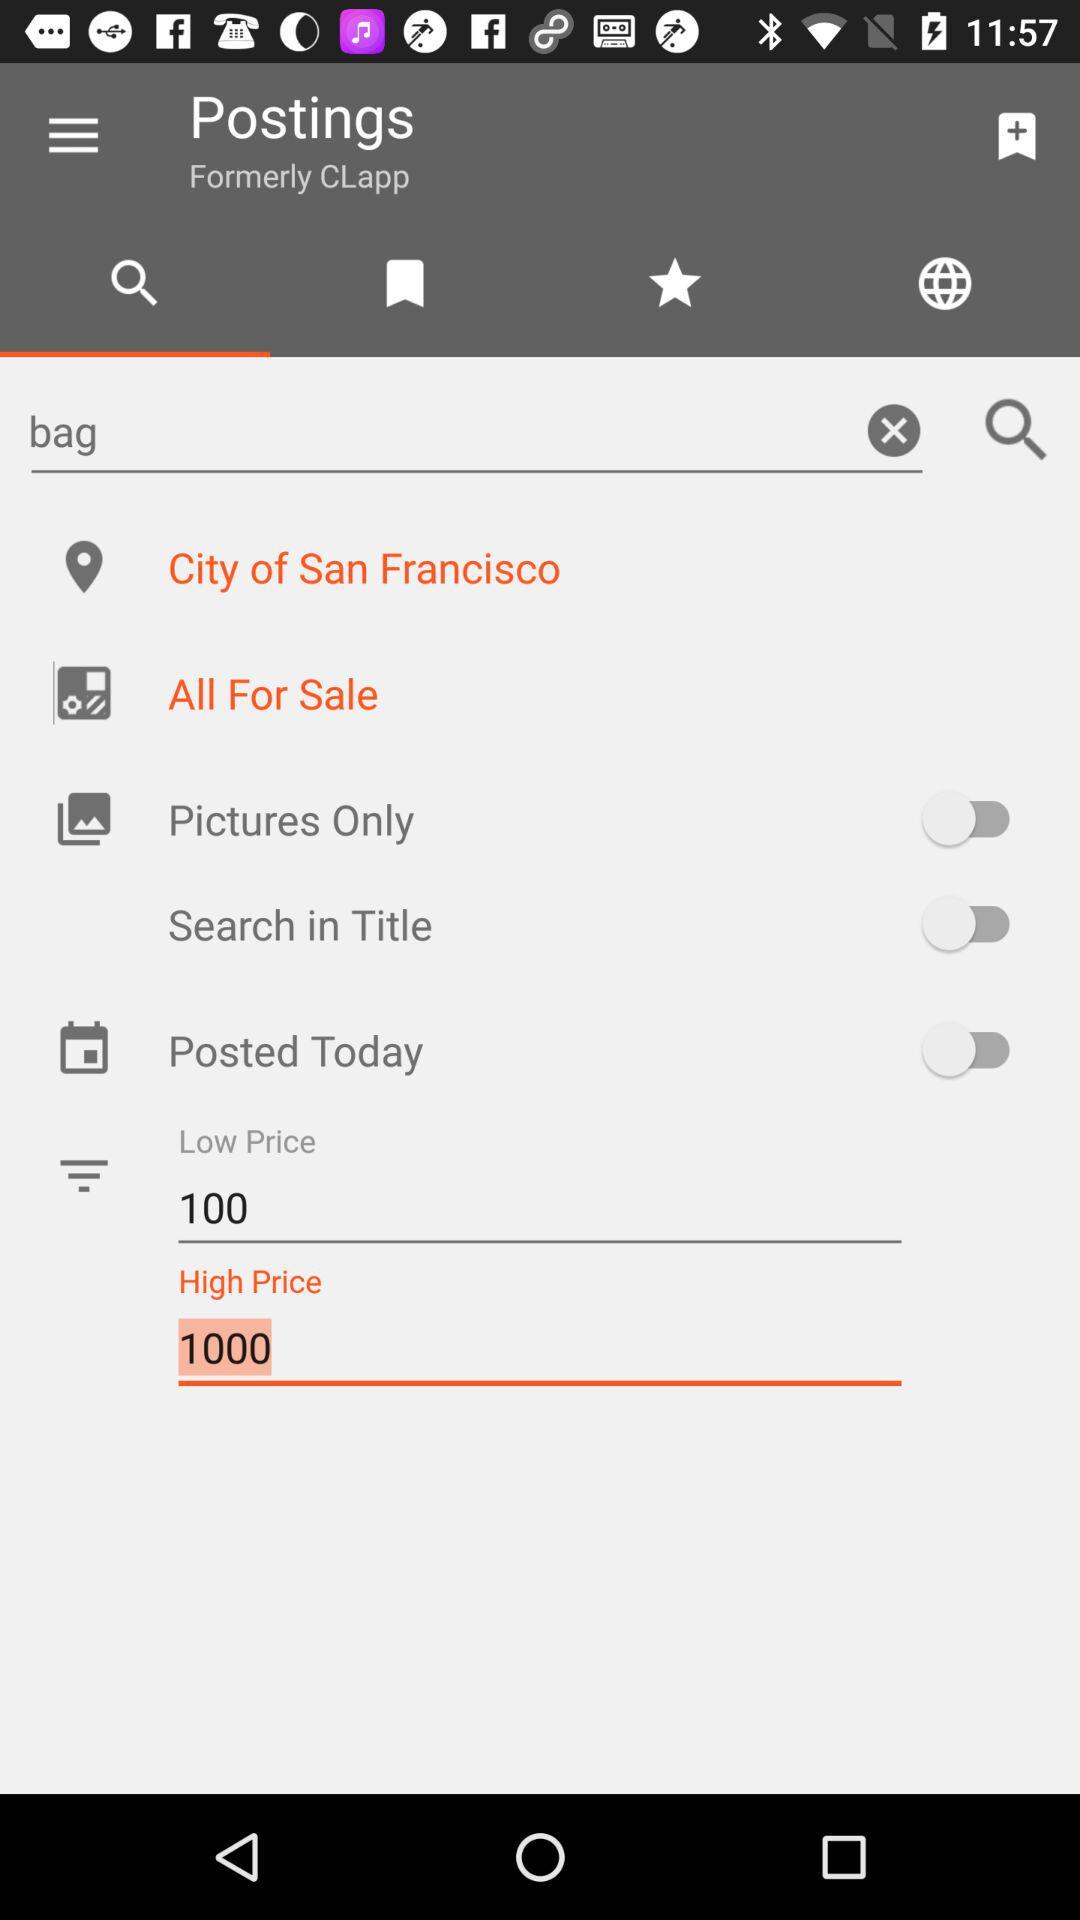  What do you see at coordinates (540, 1348) in the screenshot?
I see `the 1000` at bounding box center [540, 1348].